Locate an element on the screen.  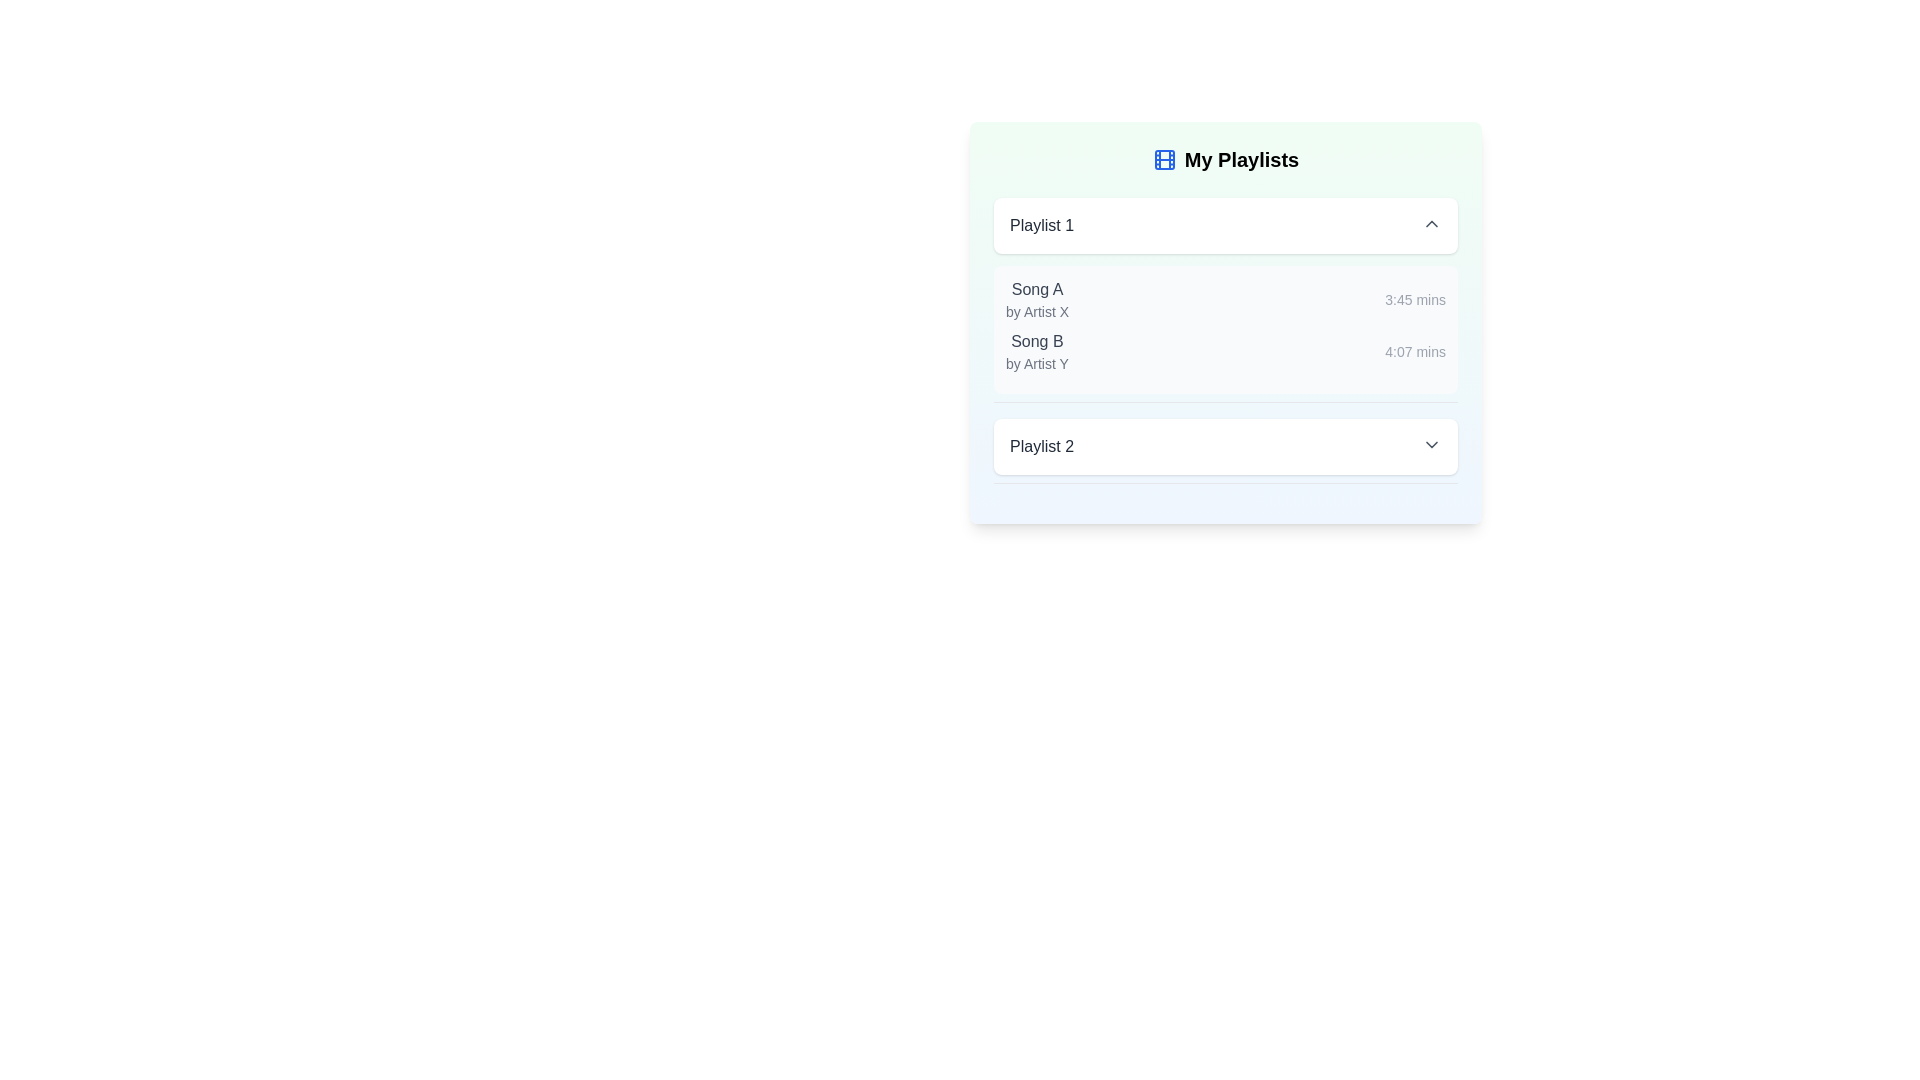
the upward-pointing chevron icon button located at the far right of the 'Playlist 1' section header, adjacent is located at coordinates (1430, 223).